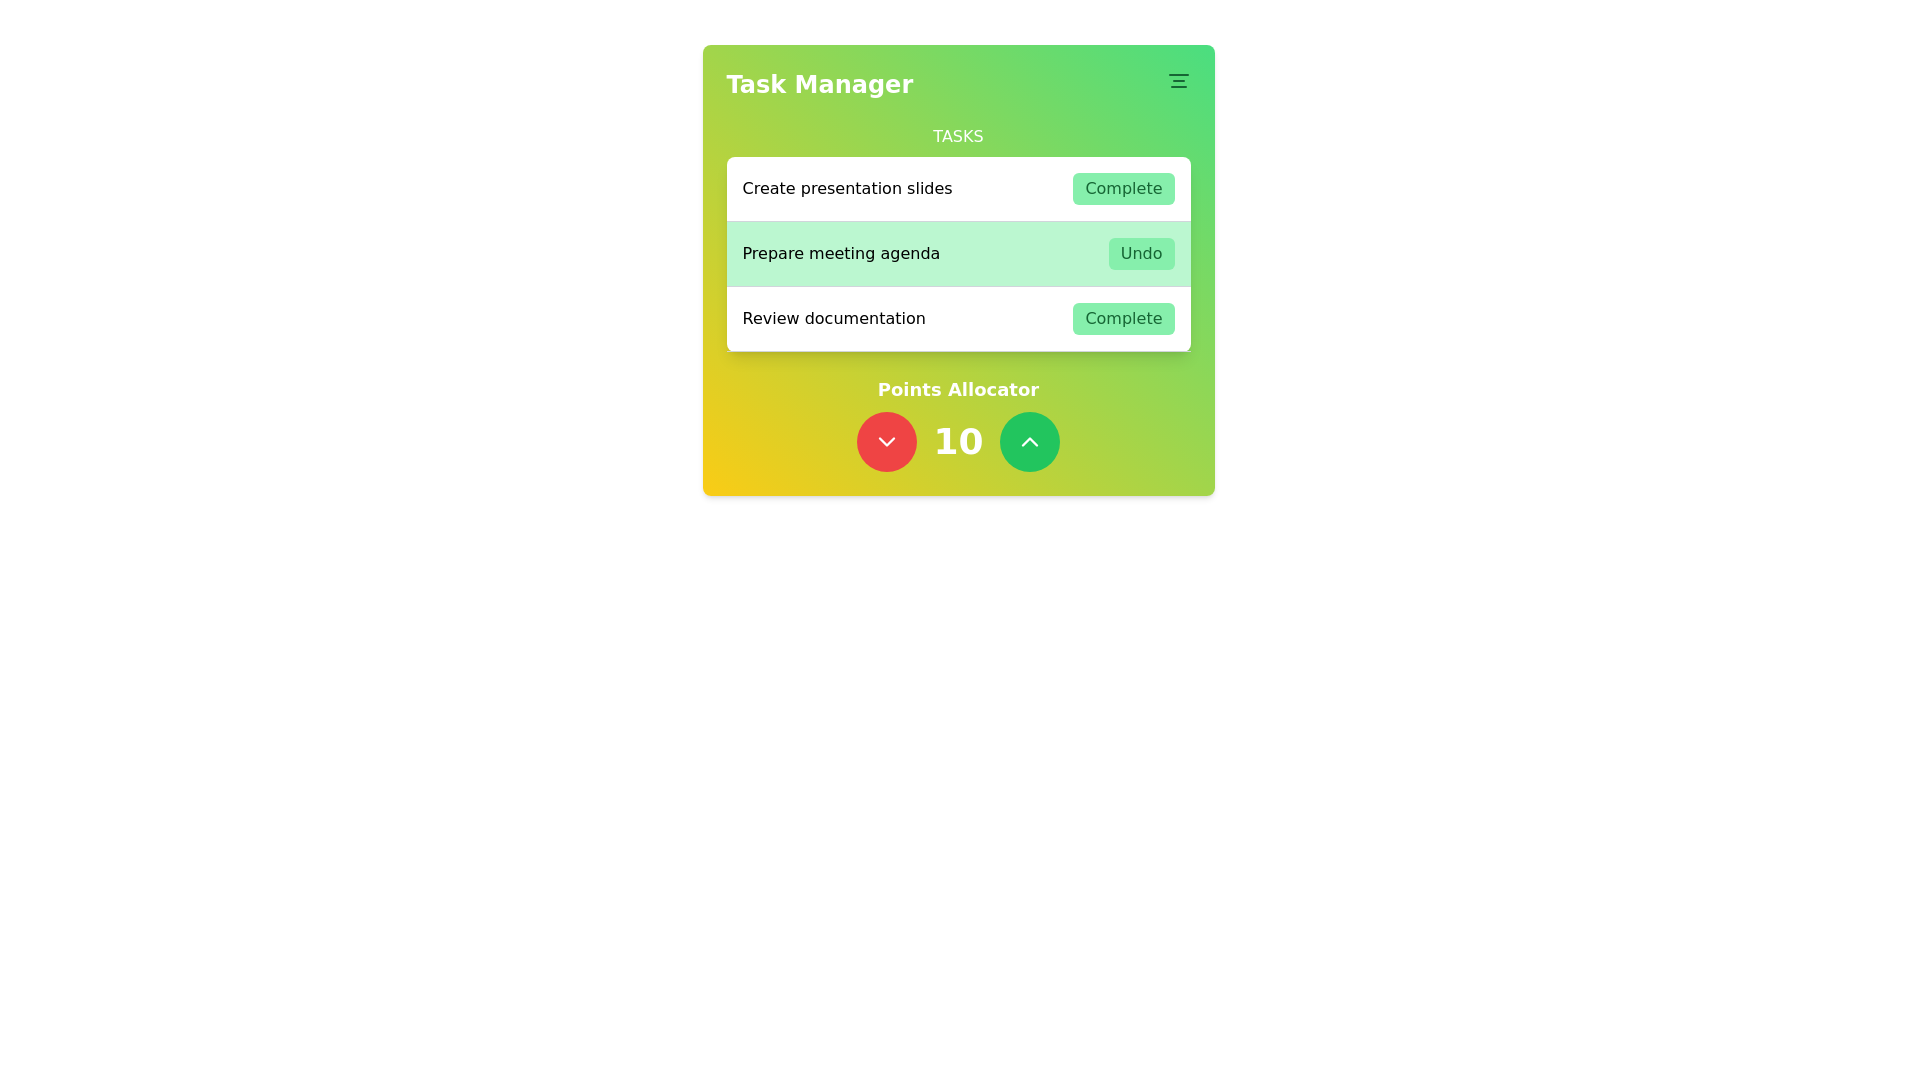  Describe the element at coordinates (957, 318) in the screenshot. I see `the 'Complete' button in the third row of the task management system to mark the task as completed` at that location.